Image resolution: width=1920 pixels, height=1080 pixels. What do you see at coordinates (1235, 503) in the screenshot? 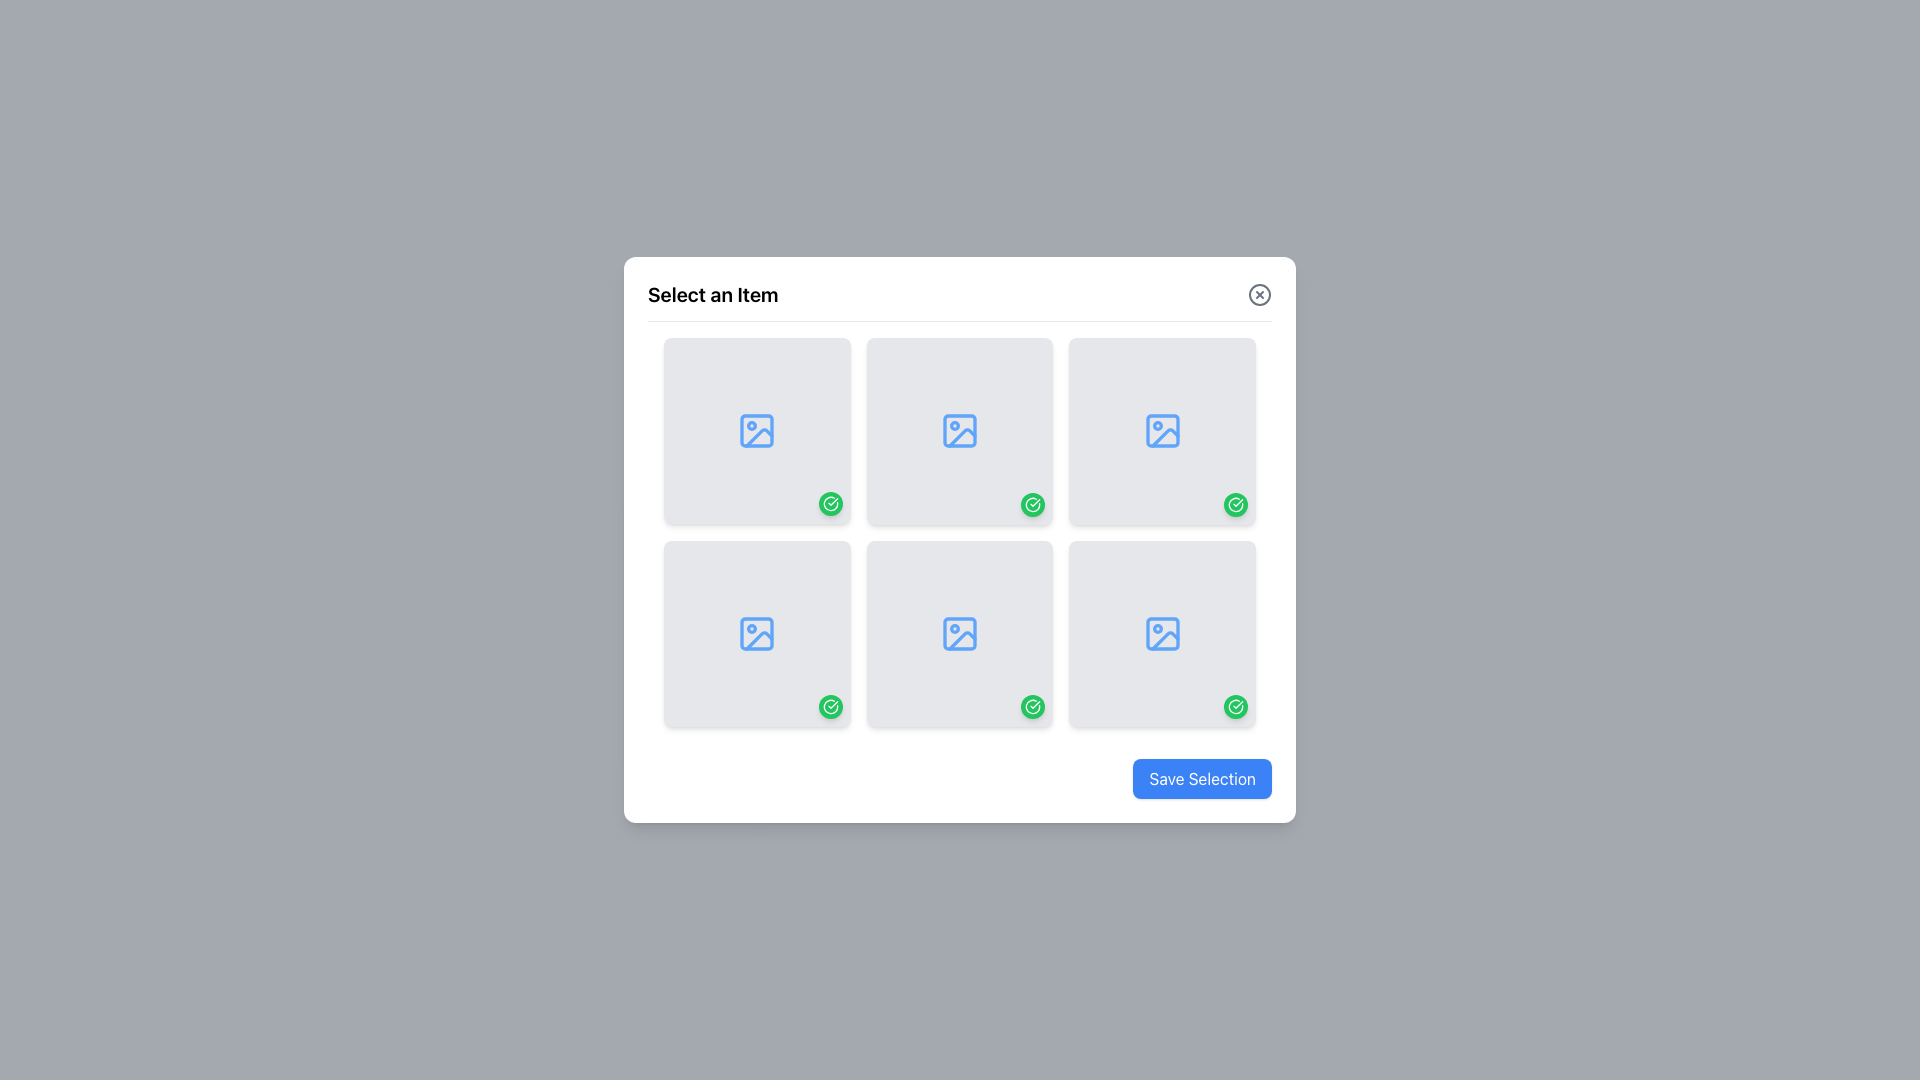
I see `the green circular confirmation icon with a white check mark located in the bottom-right corner of the grid's lower-right tile` at bounding box center [1235, 503].